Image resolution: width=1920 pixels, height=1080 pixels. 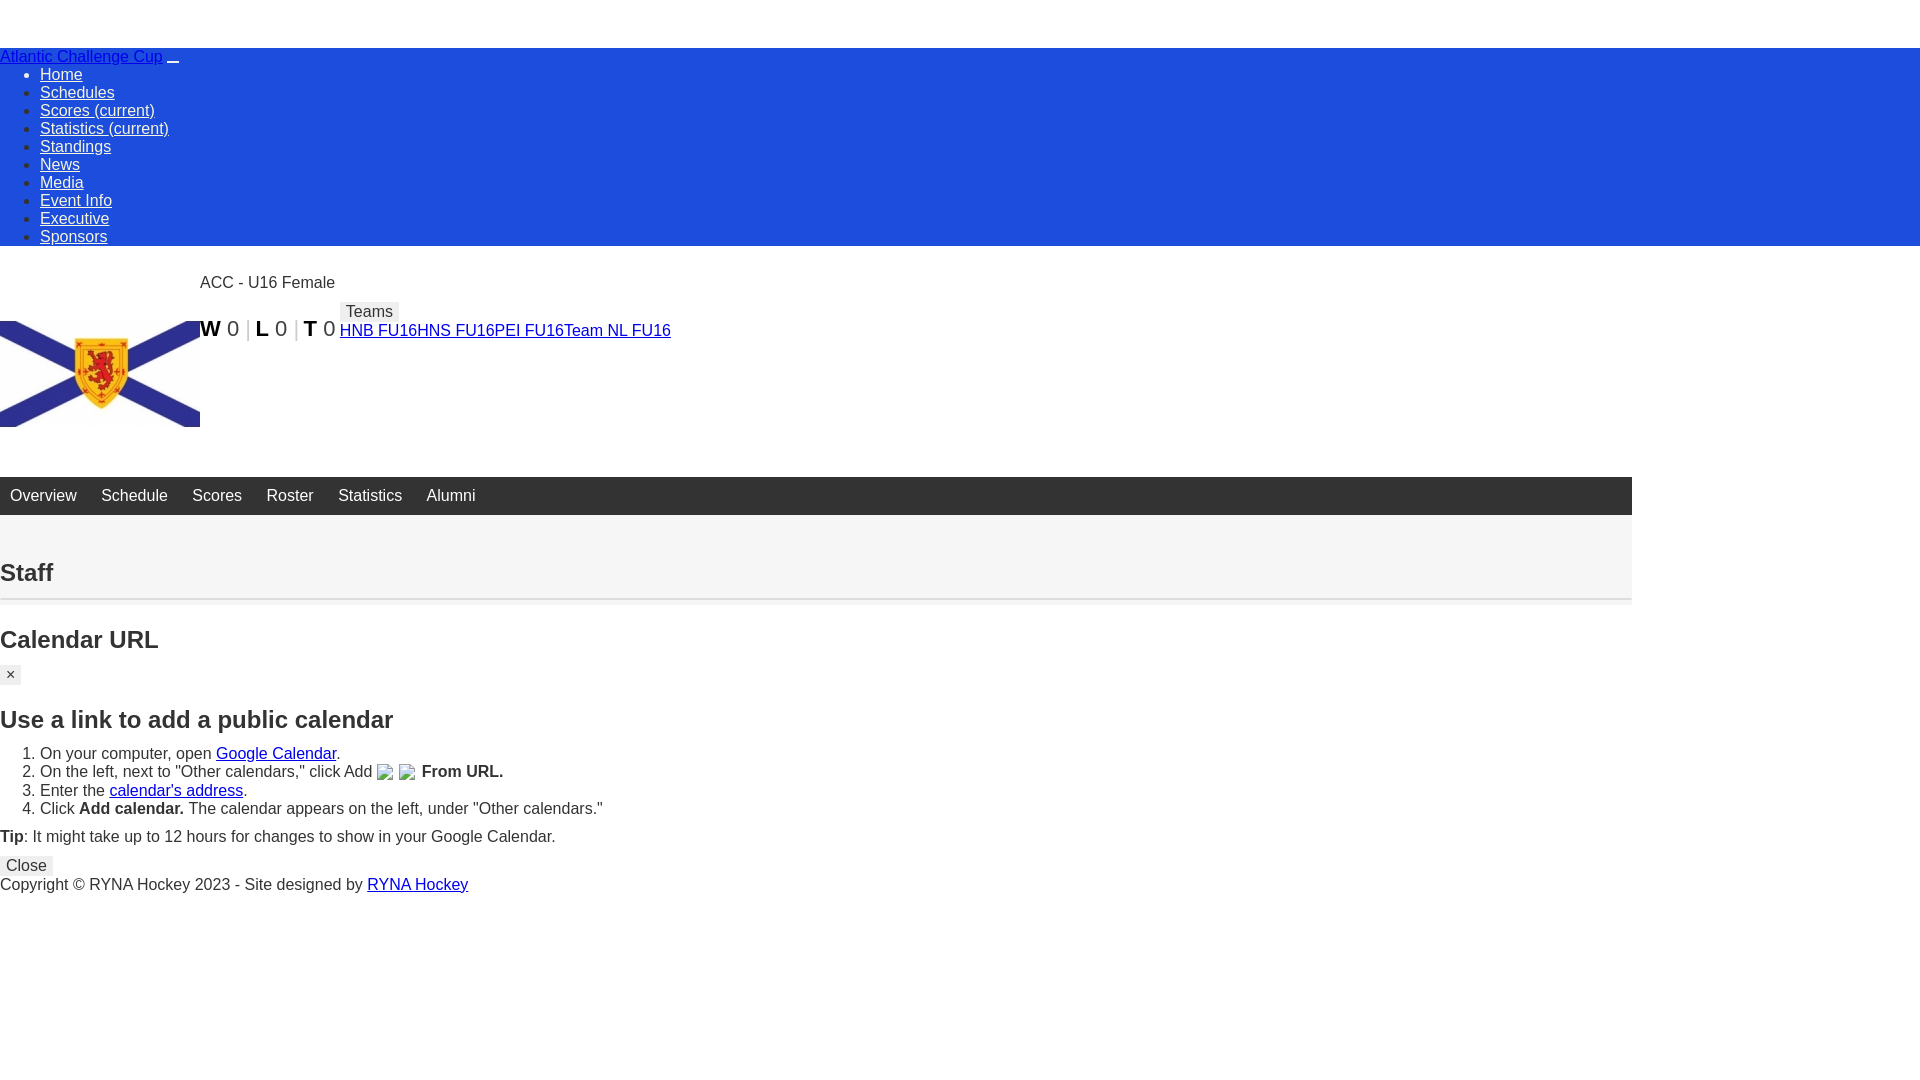 I want to click on 'Atlantic Challenge Cup', so click(x=80, y=55).